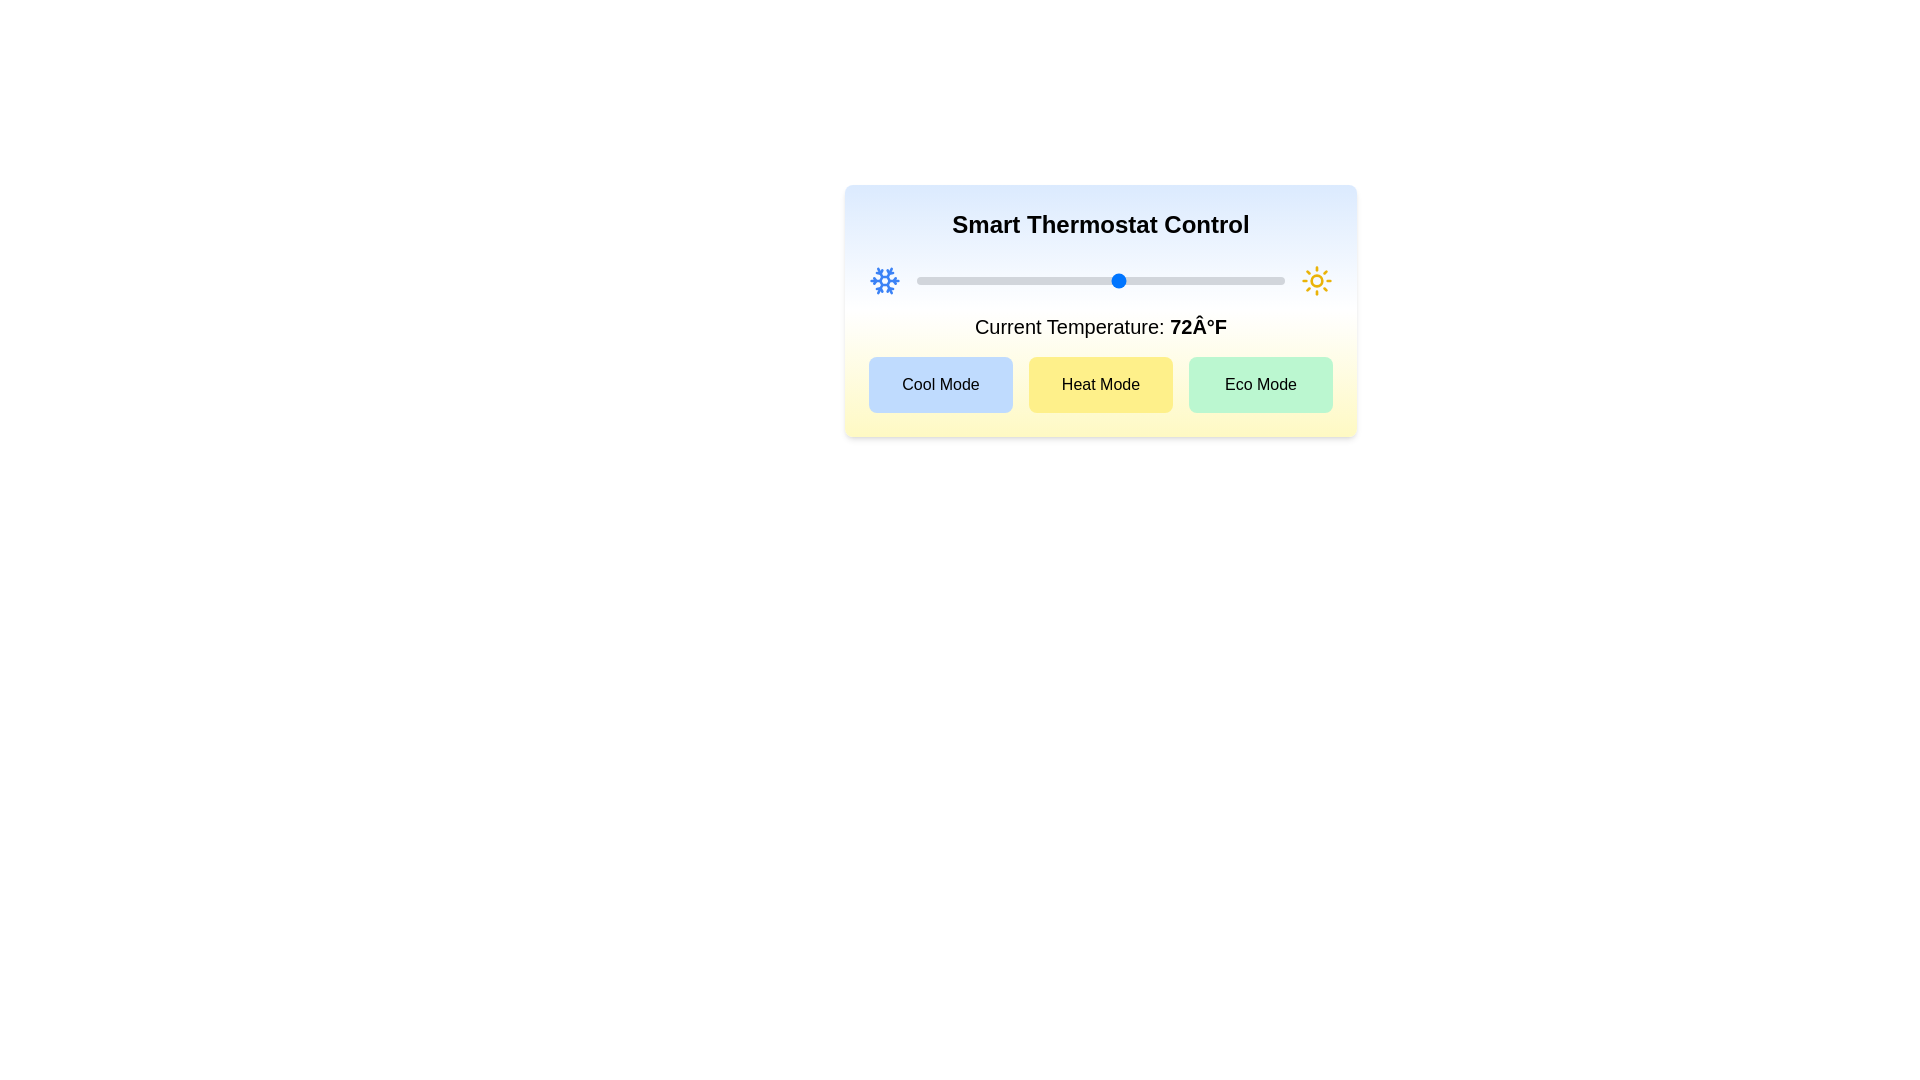  Describe the element at coordinates (1183, 281) in the screenshot. I see `the temperature slider to set the temperature to 79°F` at that location.